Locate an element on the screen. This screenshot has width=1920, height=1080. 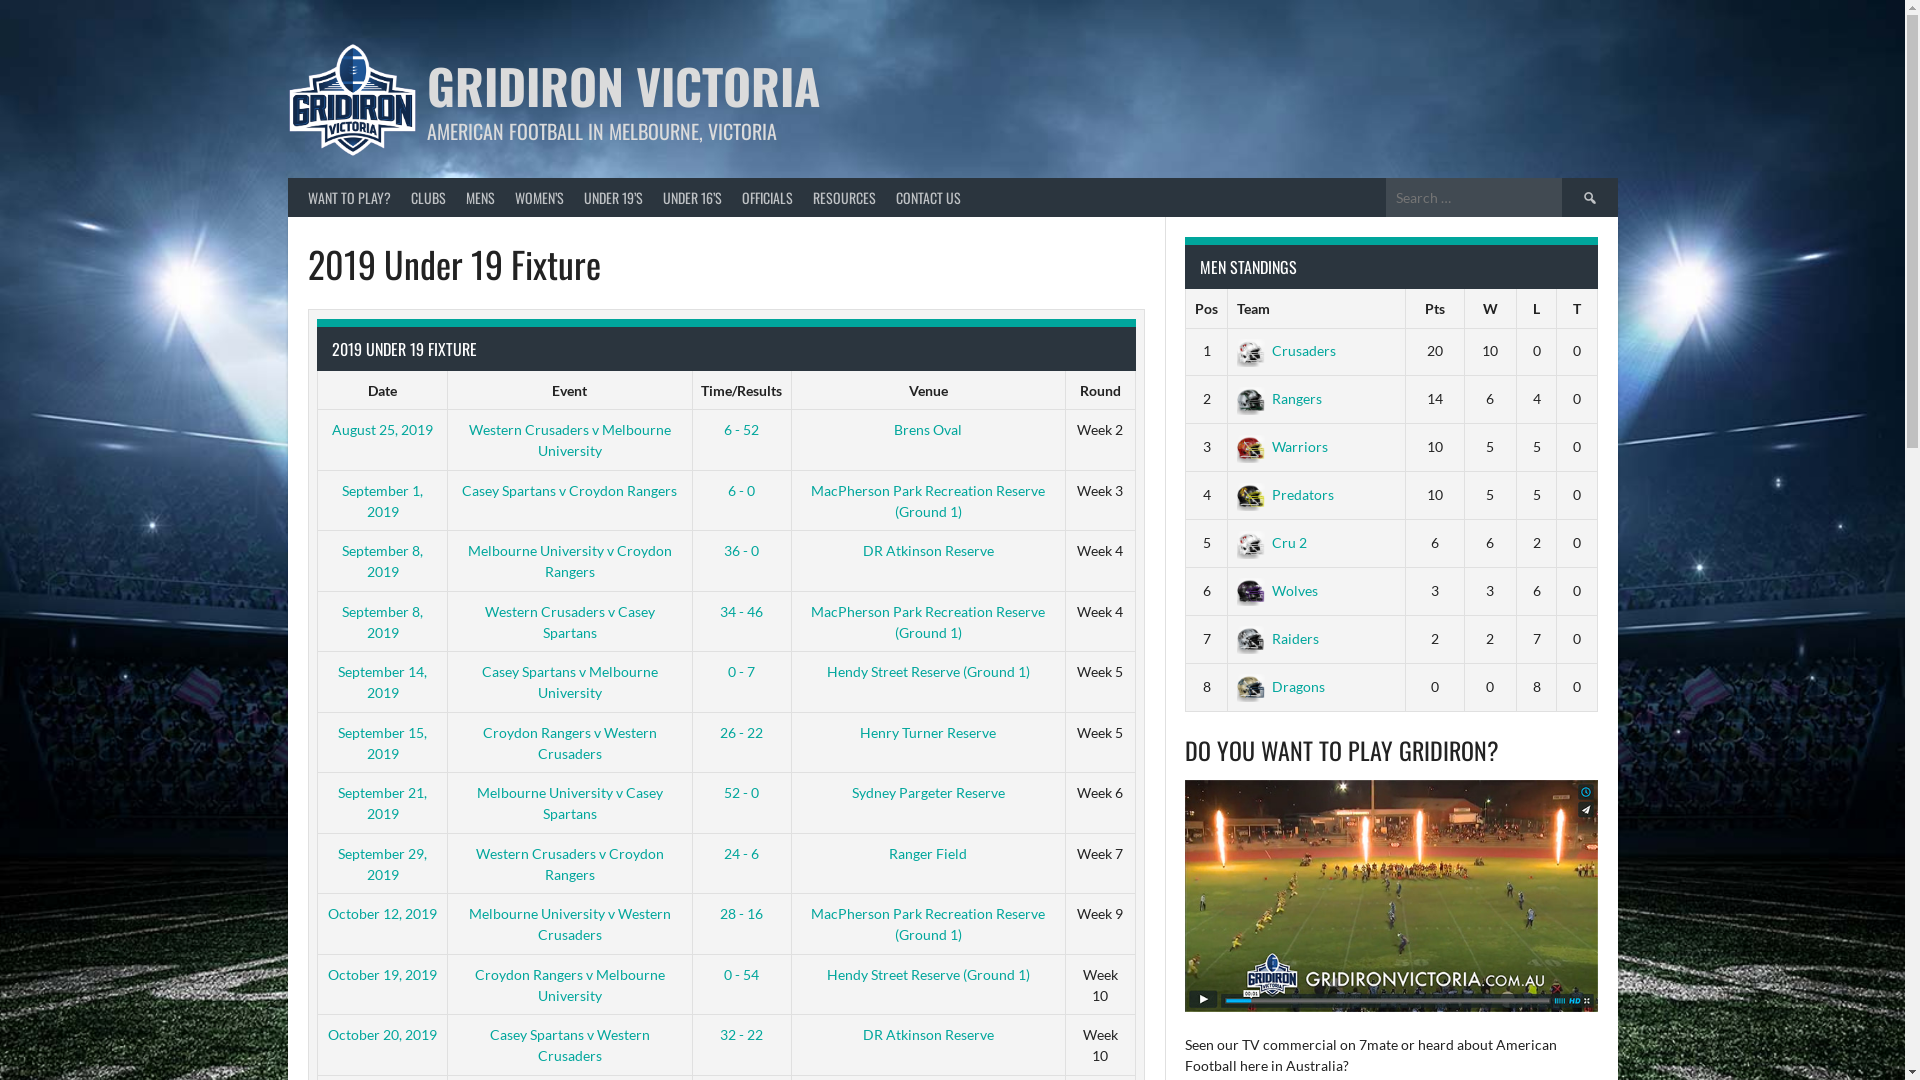
'September 29, 2019' is located at coordinates (337, 862).